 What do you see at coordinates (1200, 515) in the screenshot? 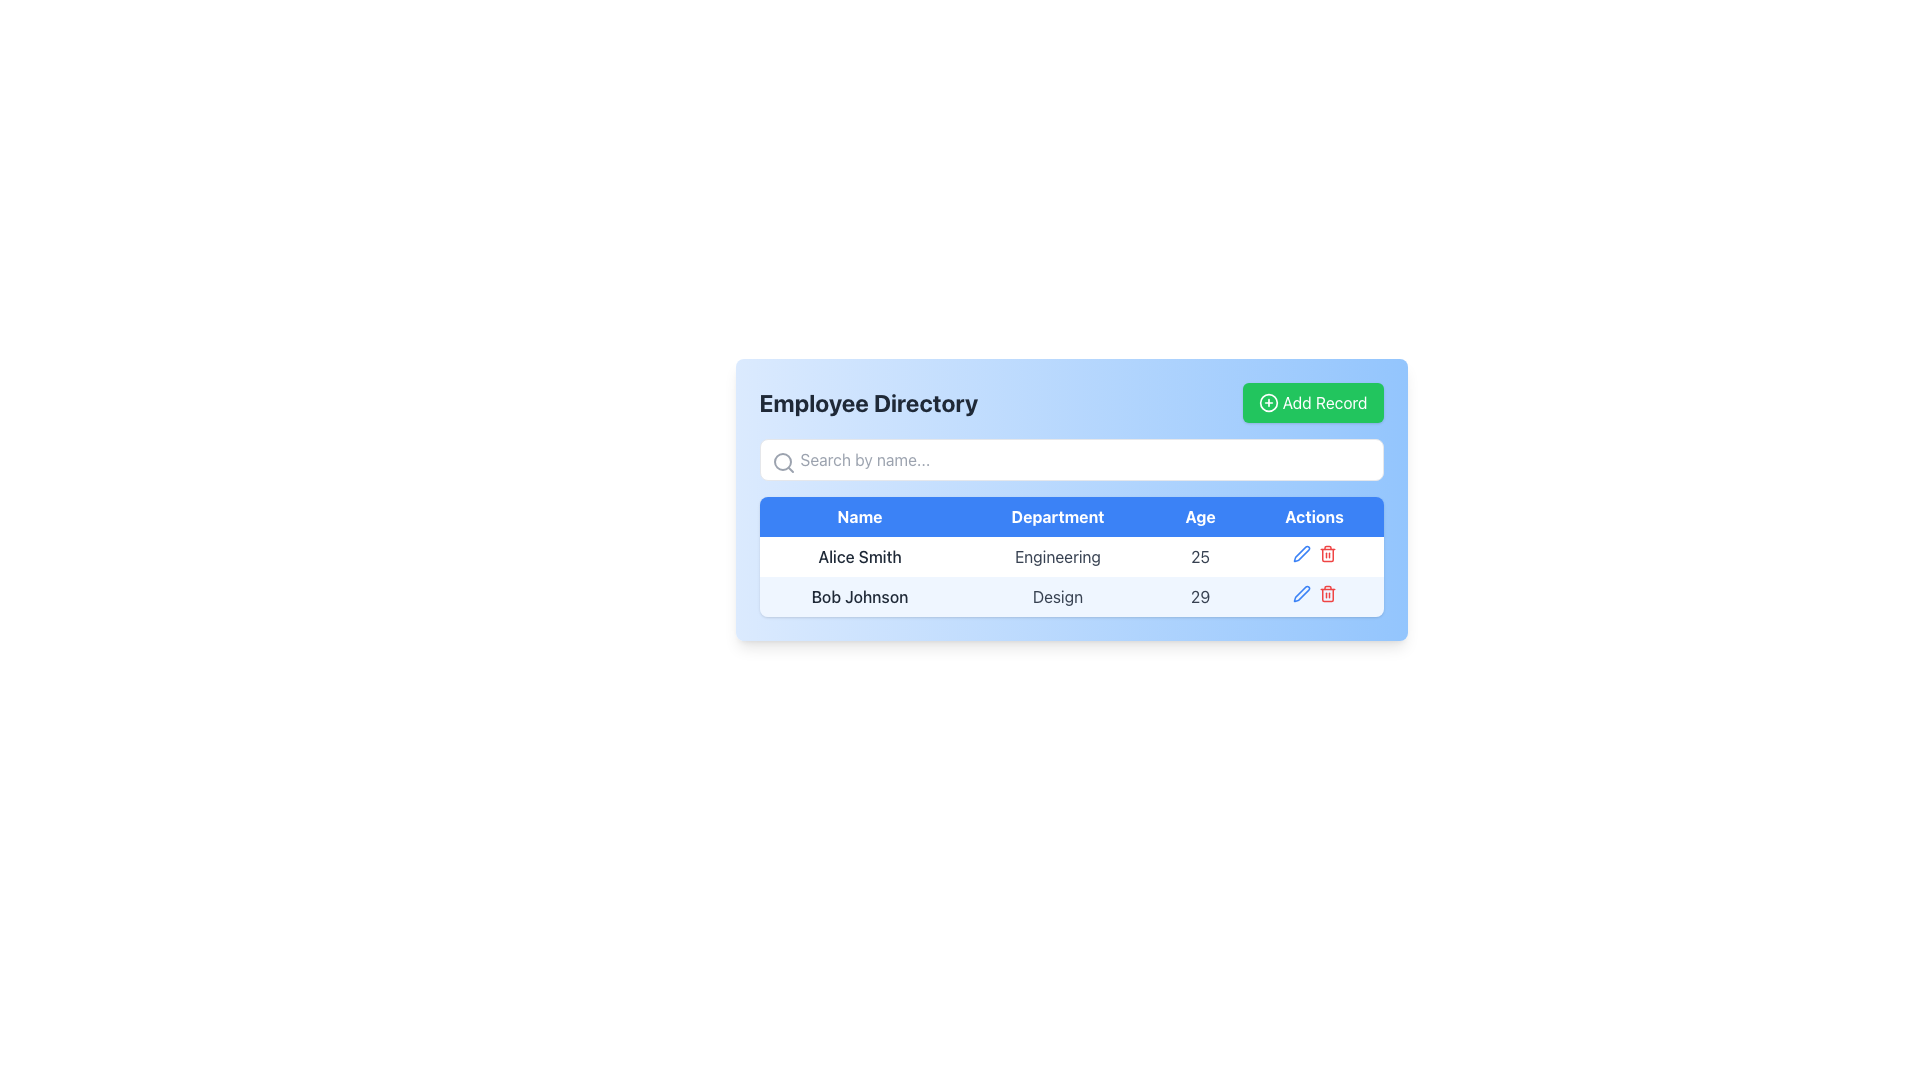
I see `the non-interactive header label for the 'Age' column in the table, located between the 'Department' and 'Actions' labels` at bounding box center [1200, 515].